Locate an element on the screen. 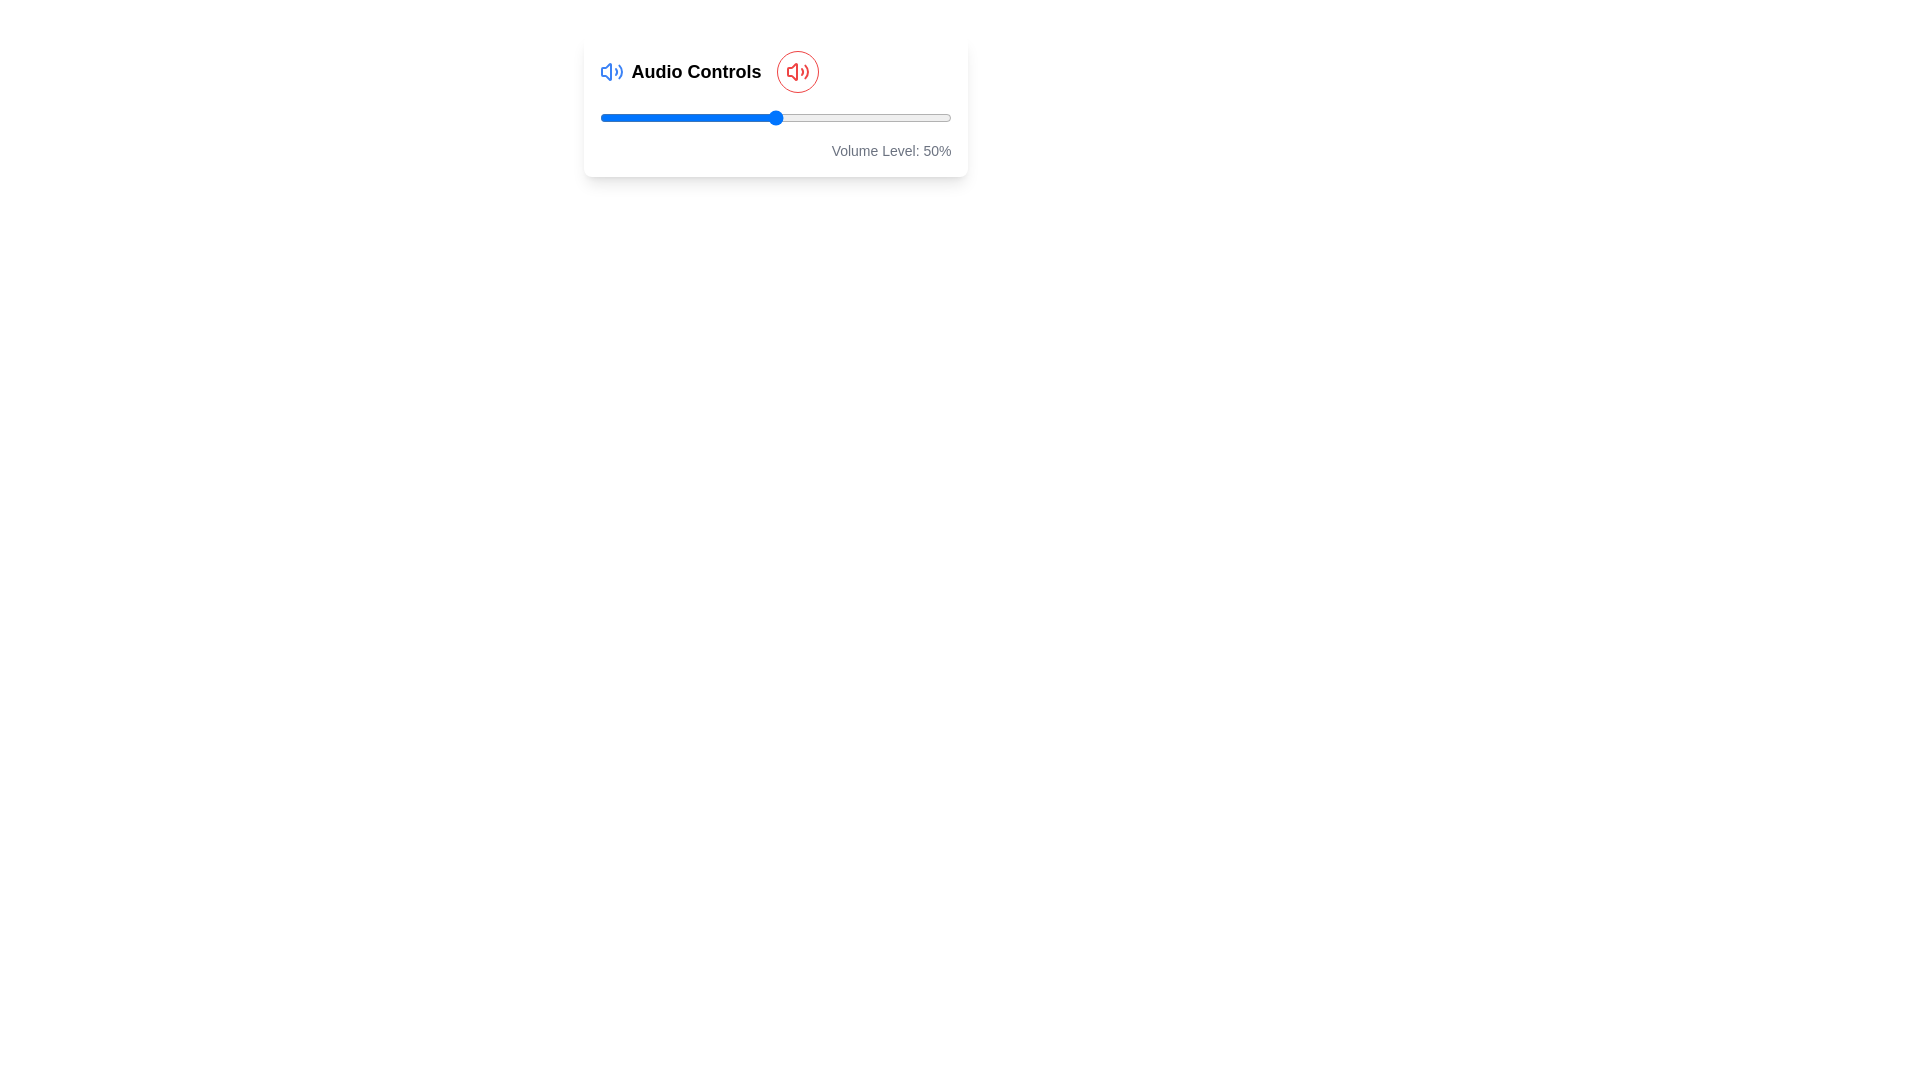 The width and height of the screenshot is (1920, 1080). mute button to toggle its state is located at coordinates (796, 71).